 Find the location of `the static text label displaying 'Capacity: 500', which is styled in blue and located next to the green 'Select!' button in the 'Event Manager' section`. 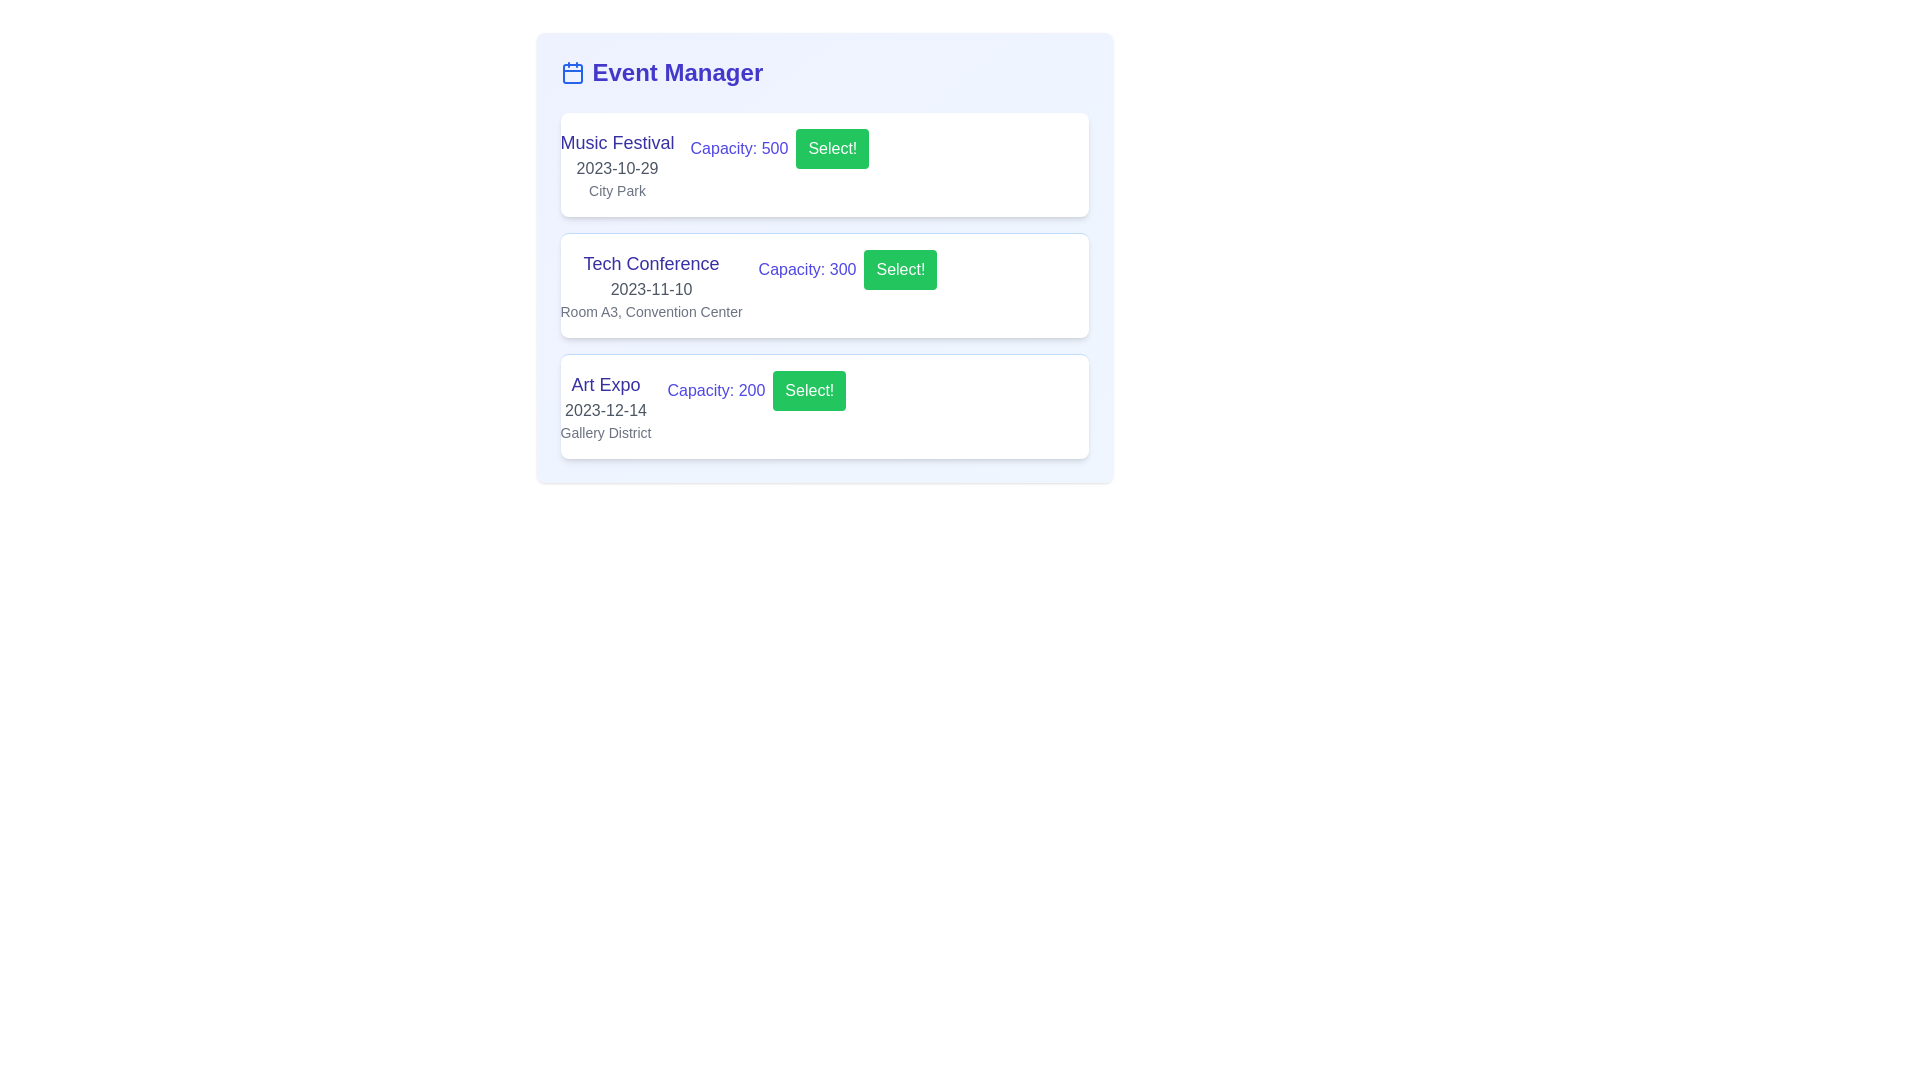

the static text label displaying 'Capacity: 500', which is styled in blue and located next to the green 'Select!' button in the 'Event Manager' section is located at coordinates (738, 148).